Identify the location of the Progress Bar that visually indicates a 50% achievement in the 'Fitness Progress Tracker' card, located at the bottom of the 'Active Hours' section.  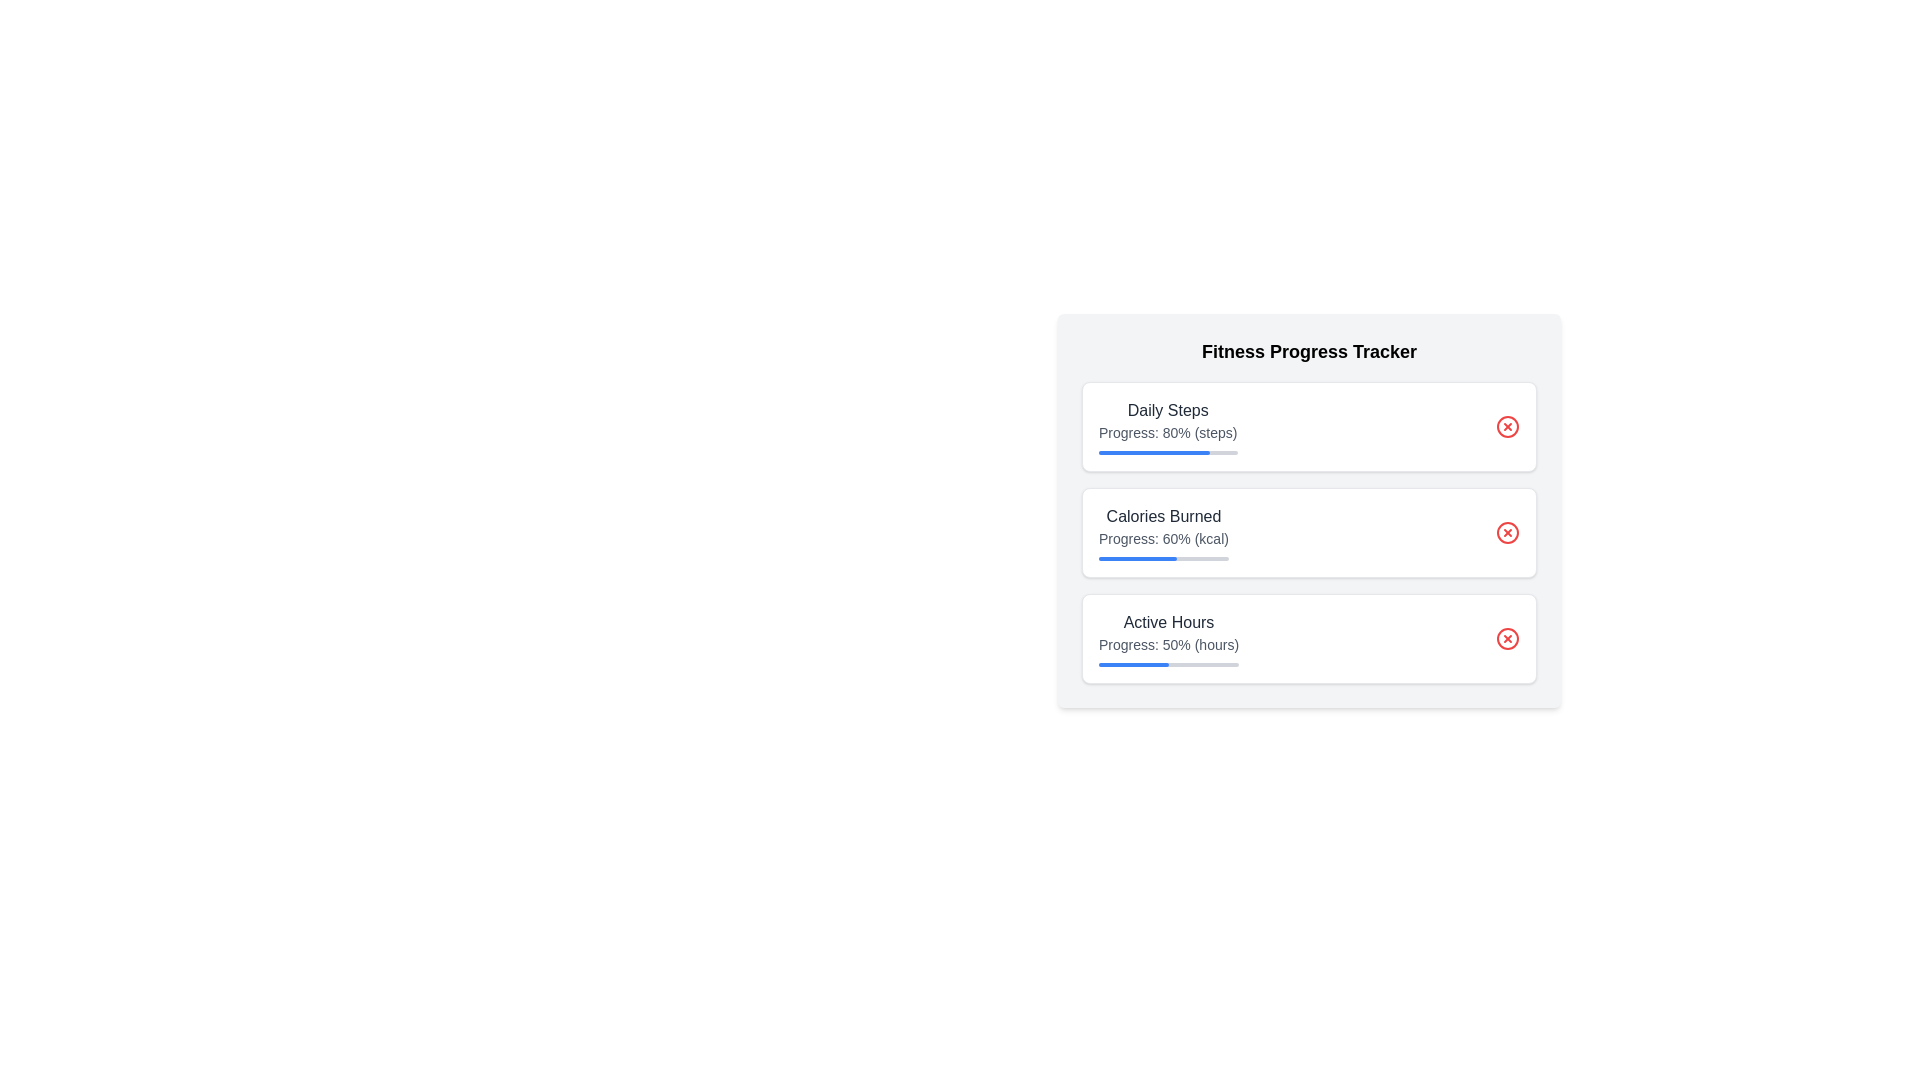
(1133, 664).